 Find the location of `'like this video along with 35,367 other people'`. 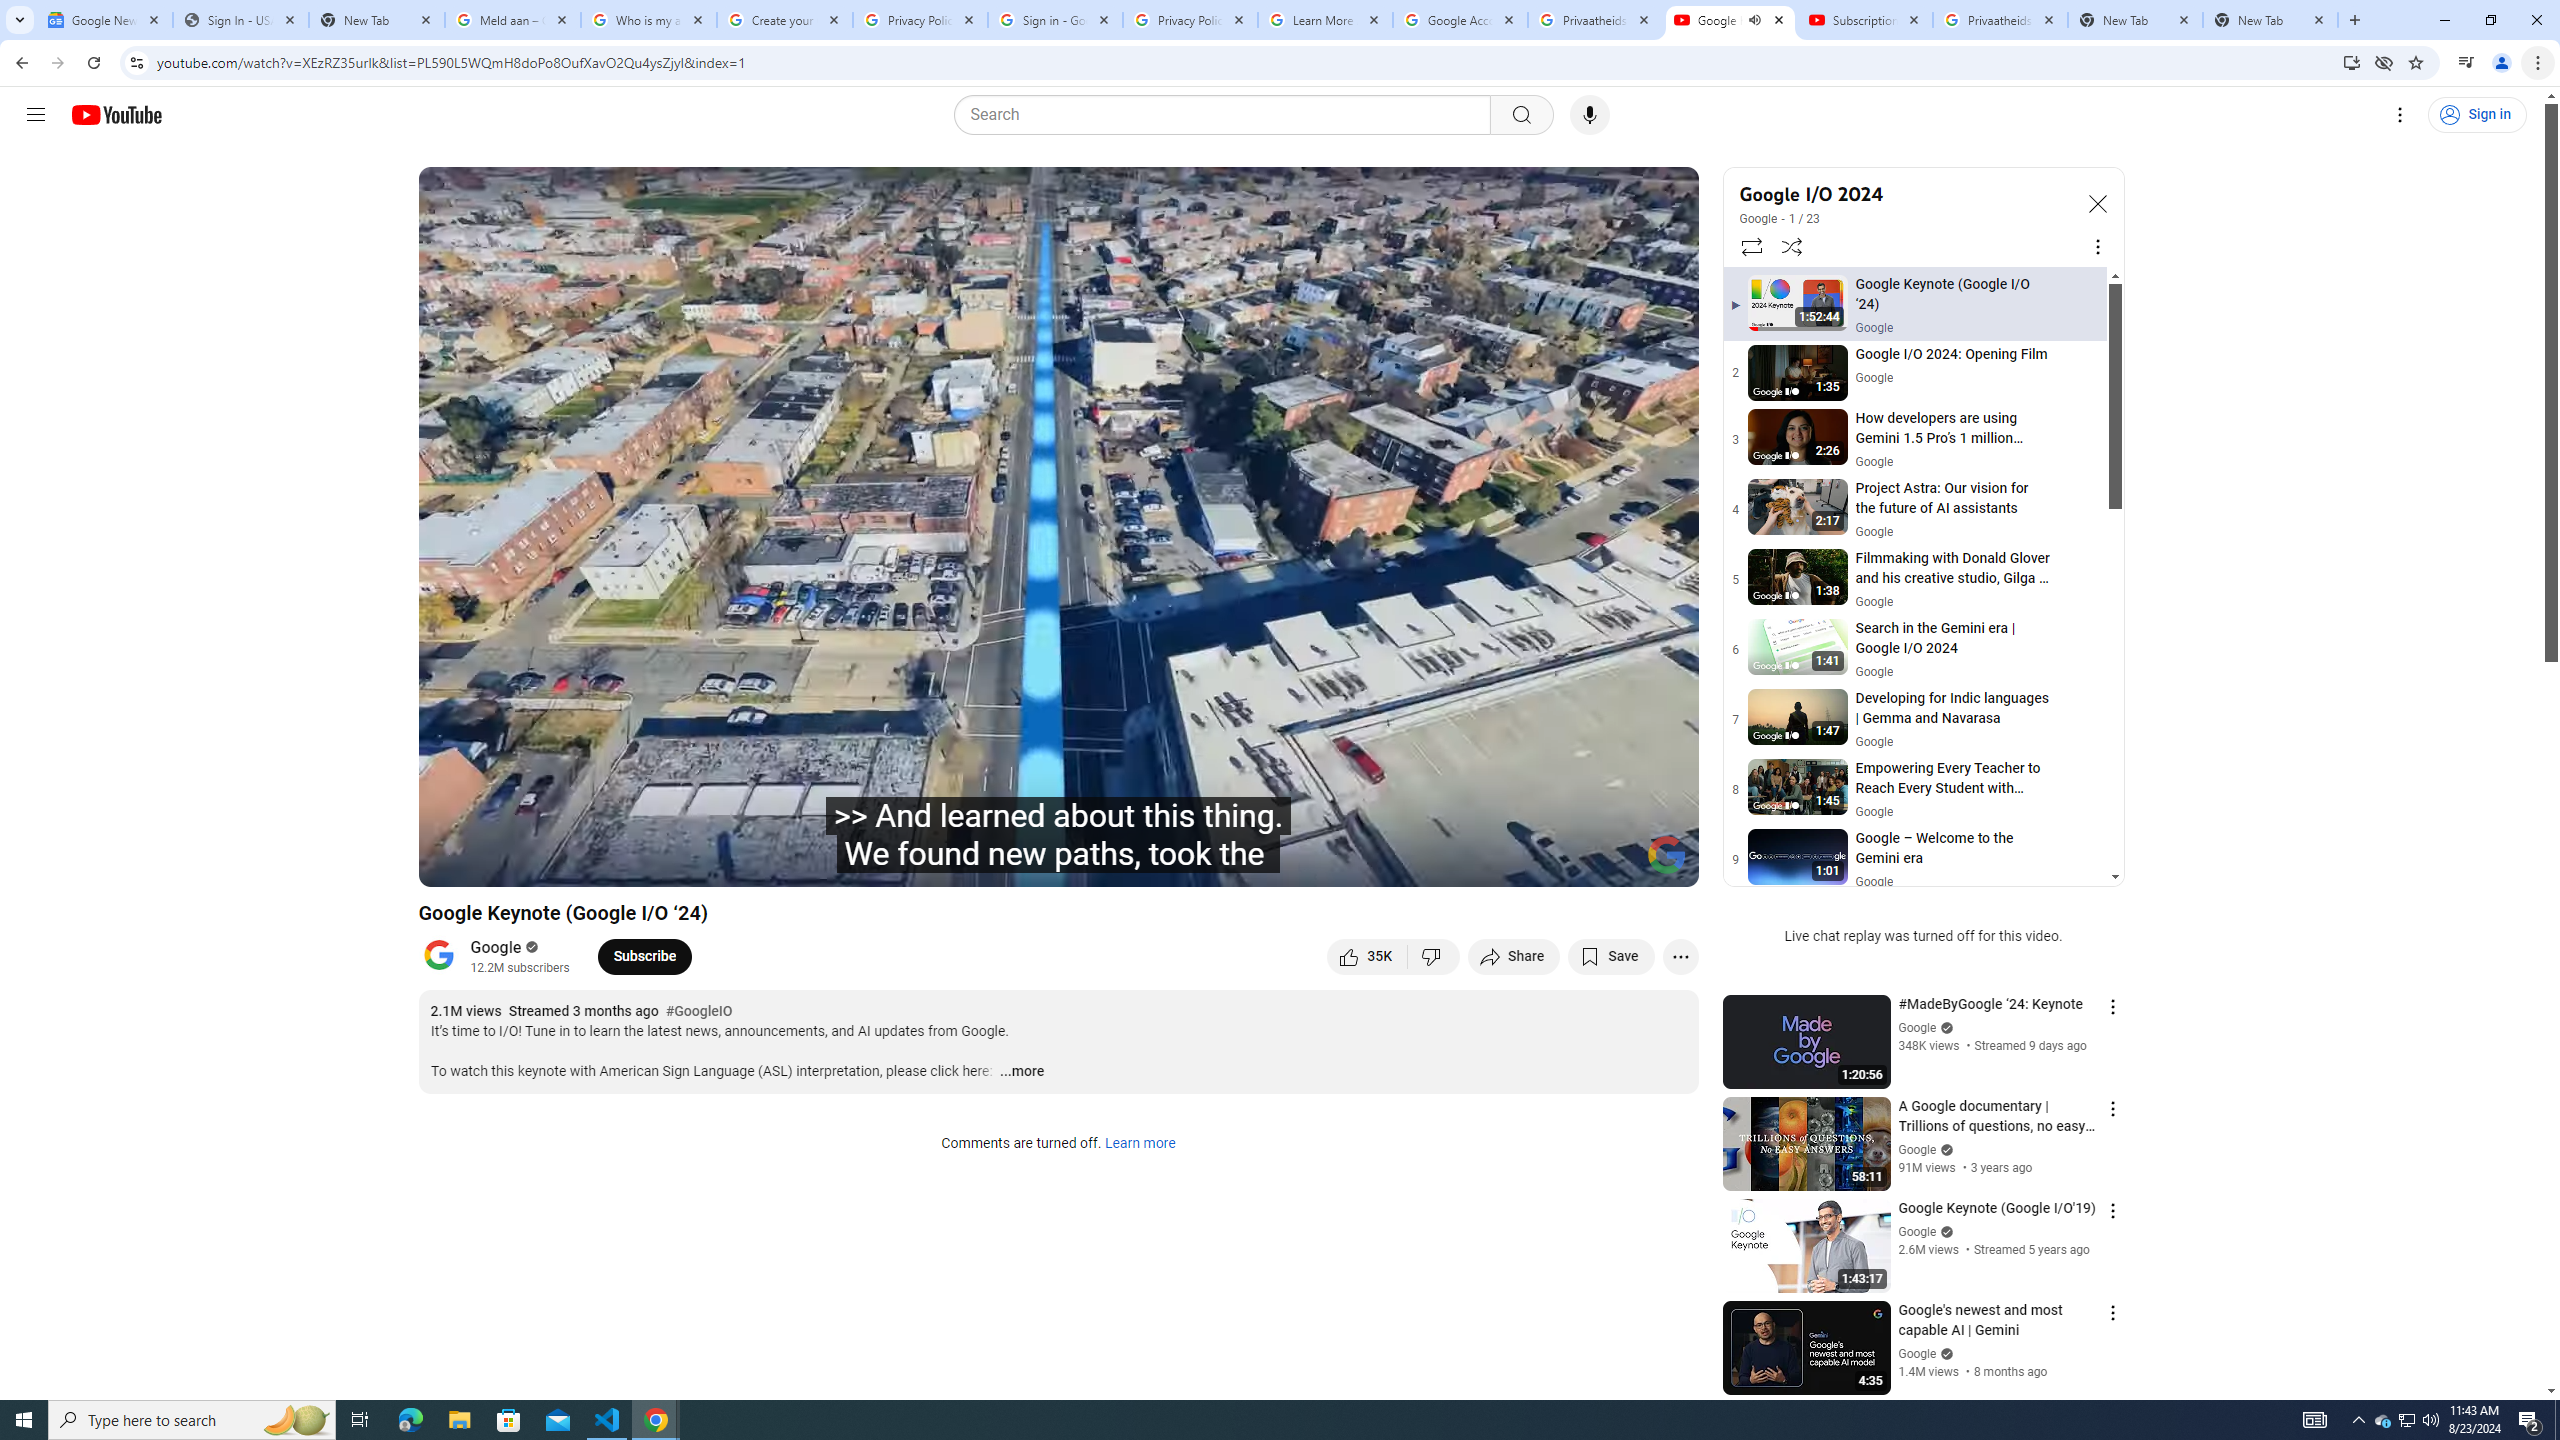

'like this video along with 35,367 other people' is located at coordinates (1366, 955).